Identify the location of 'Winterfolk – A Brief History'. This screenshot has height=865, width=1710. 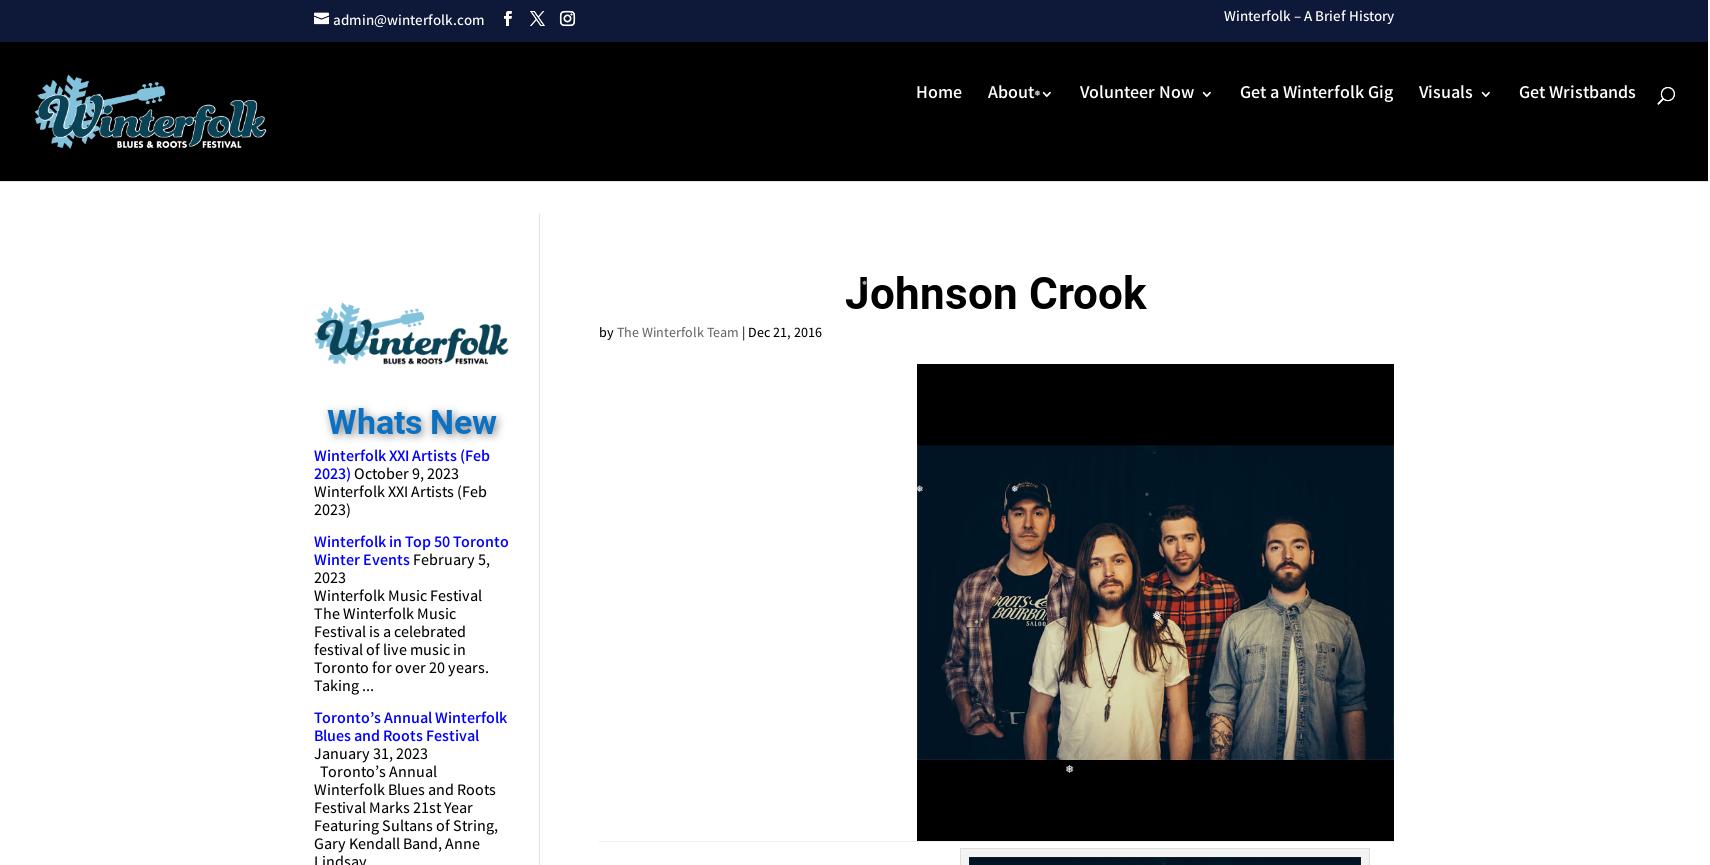
(1309, 17).